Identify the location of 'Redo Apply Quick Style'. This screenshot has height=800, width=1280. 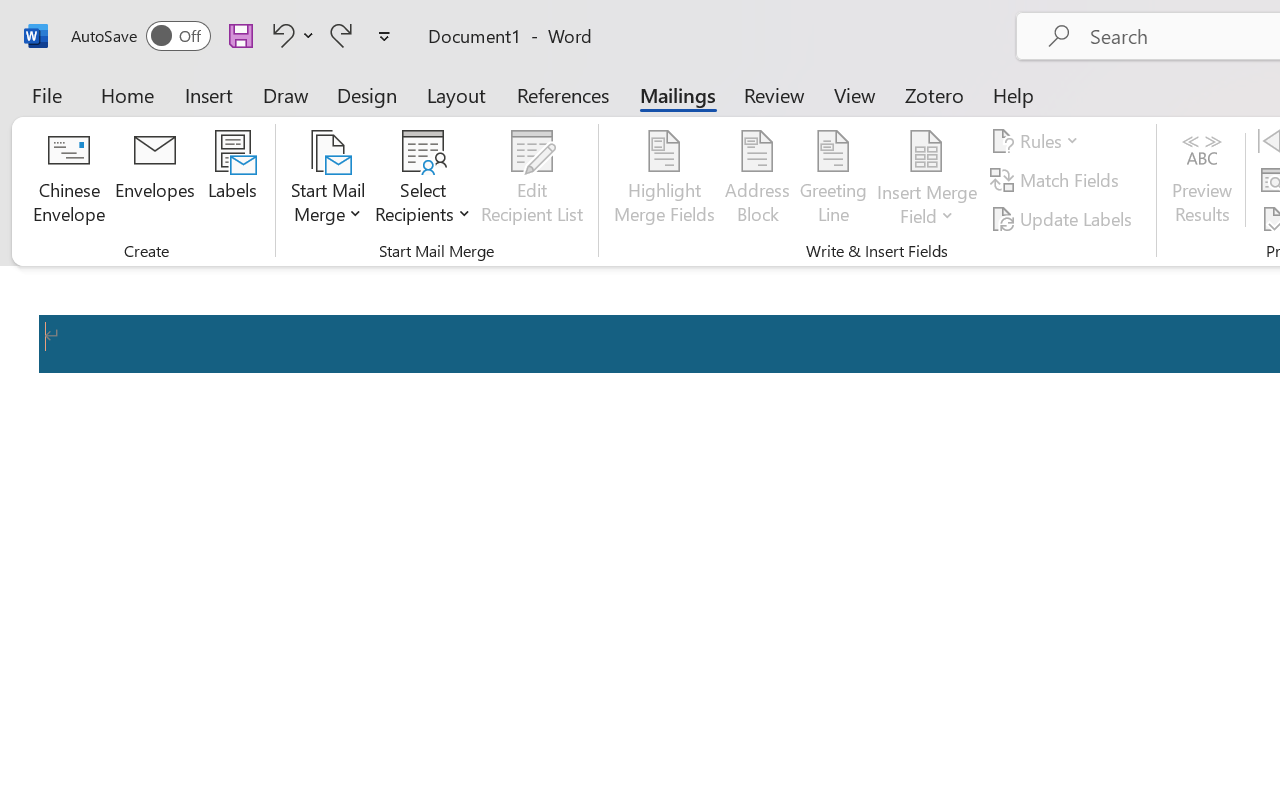
(341, 34).